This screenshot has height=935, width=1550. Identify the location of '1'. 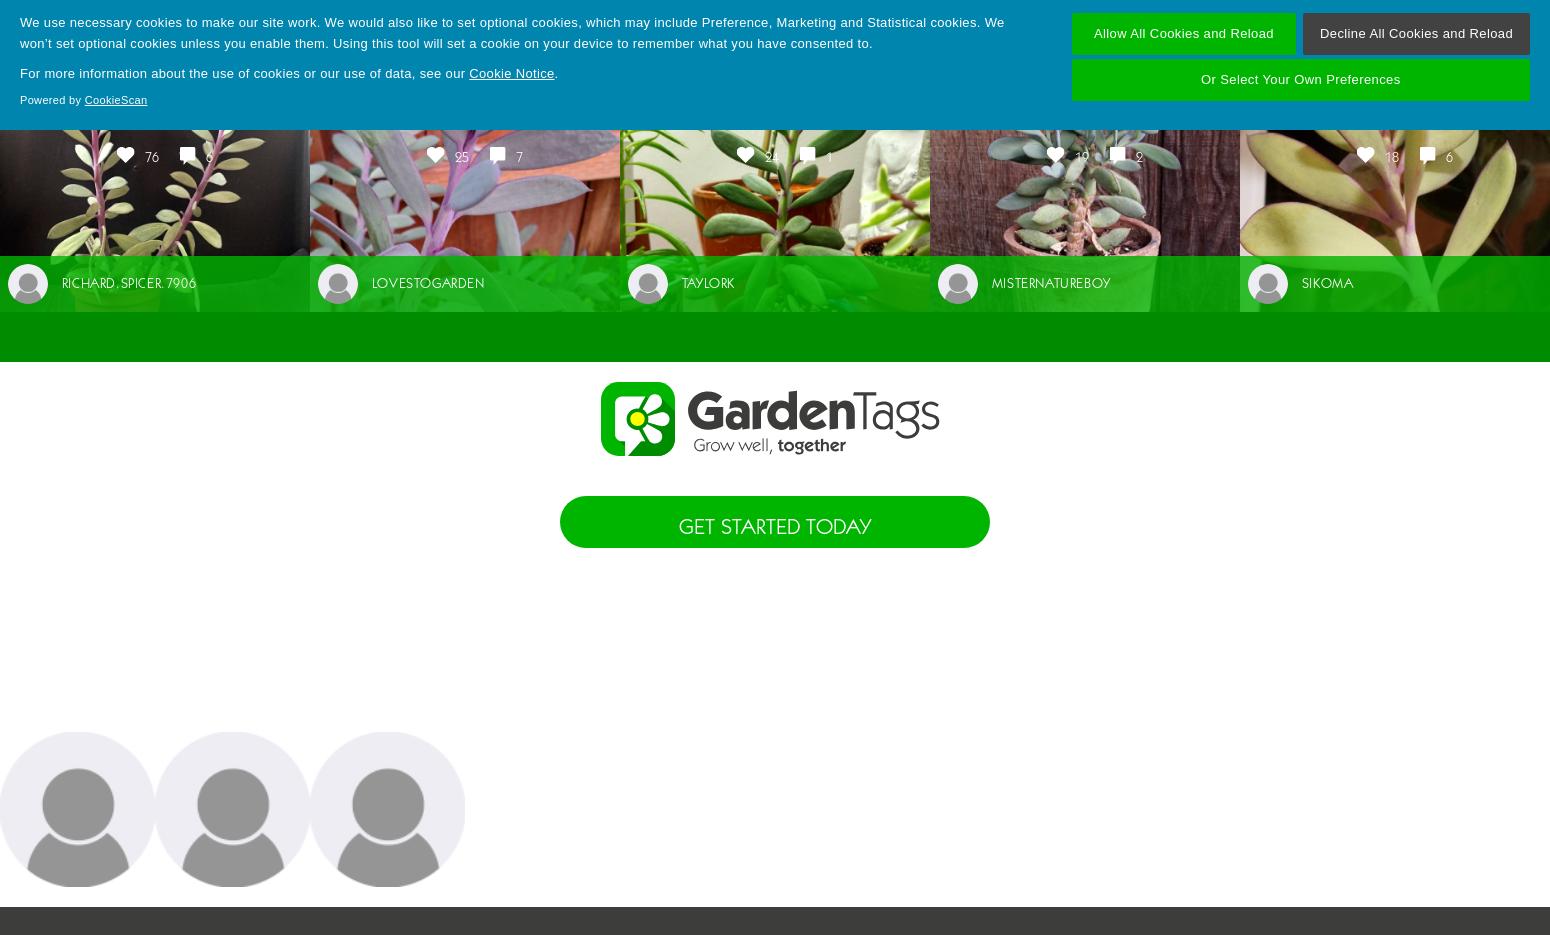
(827, 156).